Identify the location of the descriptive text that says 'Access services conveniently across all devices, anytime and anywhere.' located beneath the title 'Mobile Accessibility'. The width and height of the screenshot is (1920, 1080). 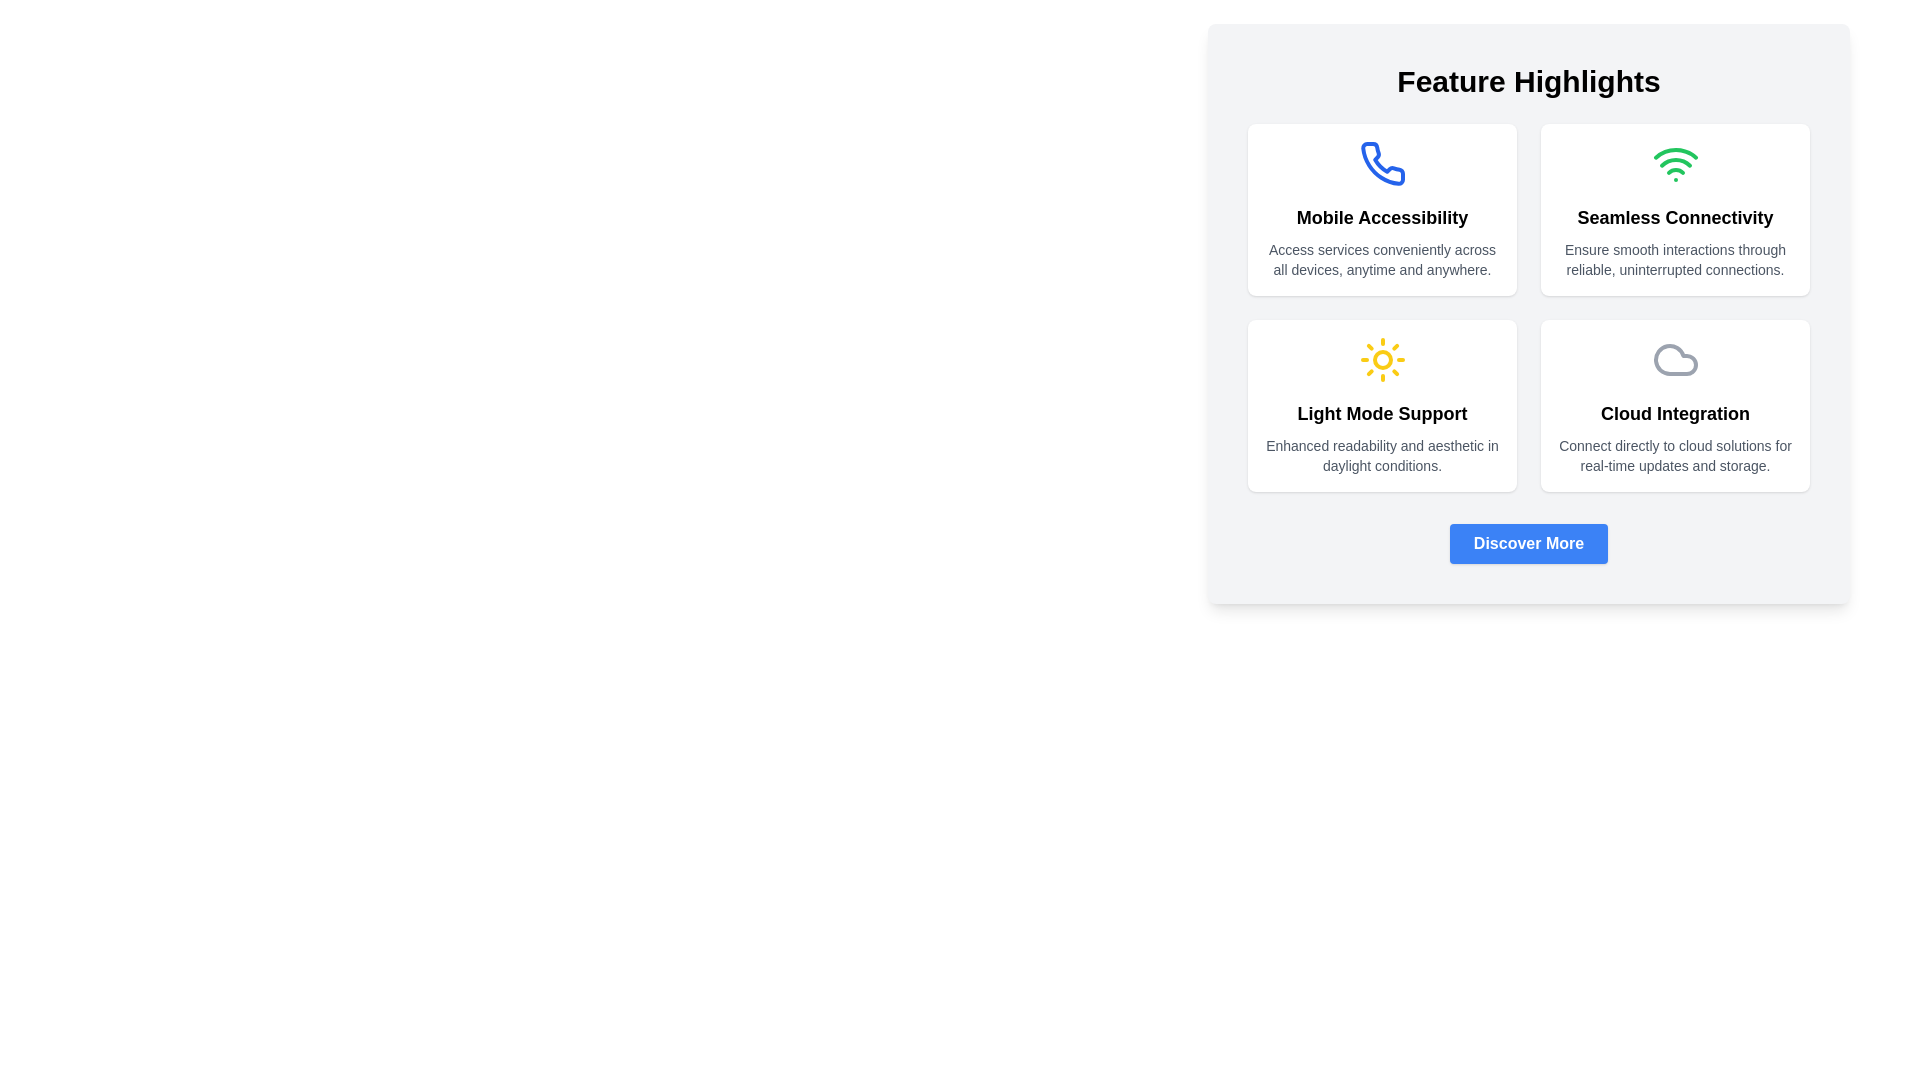
(1381, 258).